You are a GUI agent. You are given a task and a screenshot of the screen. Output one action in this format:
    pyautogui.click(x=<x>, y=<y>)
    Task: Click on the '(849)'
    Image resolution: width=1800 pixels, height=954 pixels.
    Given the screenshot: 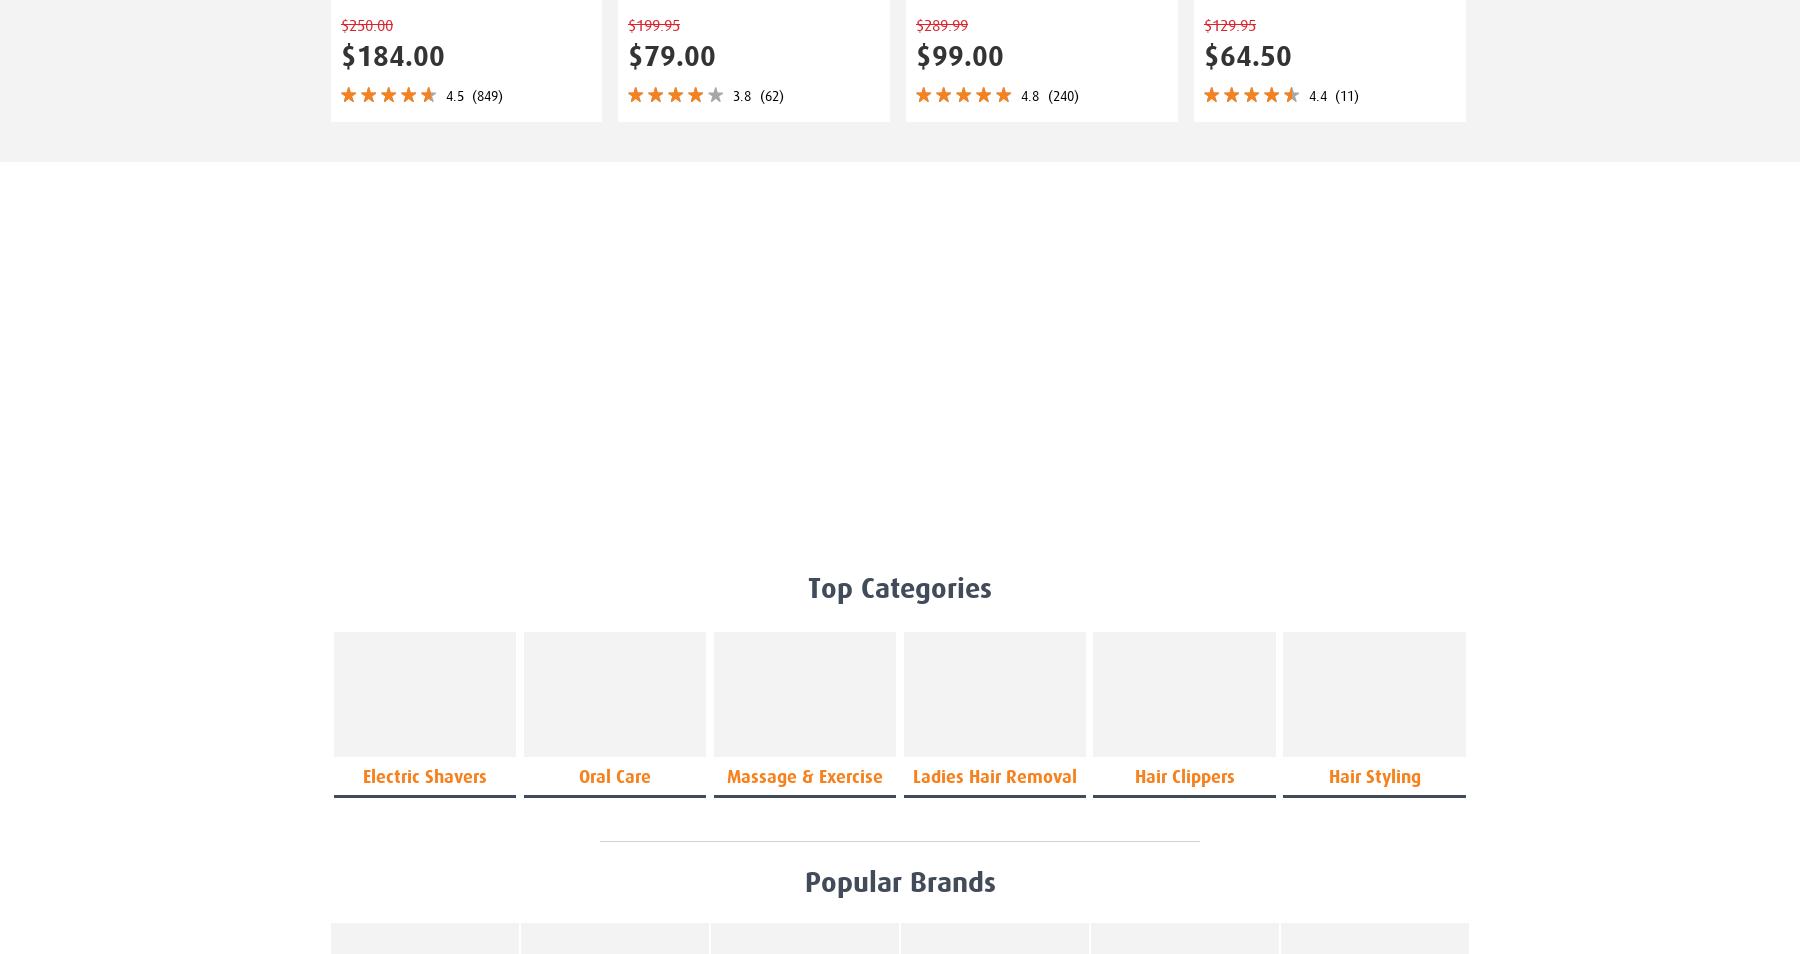 What is the action you would take?
    pyautogui.click(x=486, y=94)
    